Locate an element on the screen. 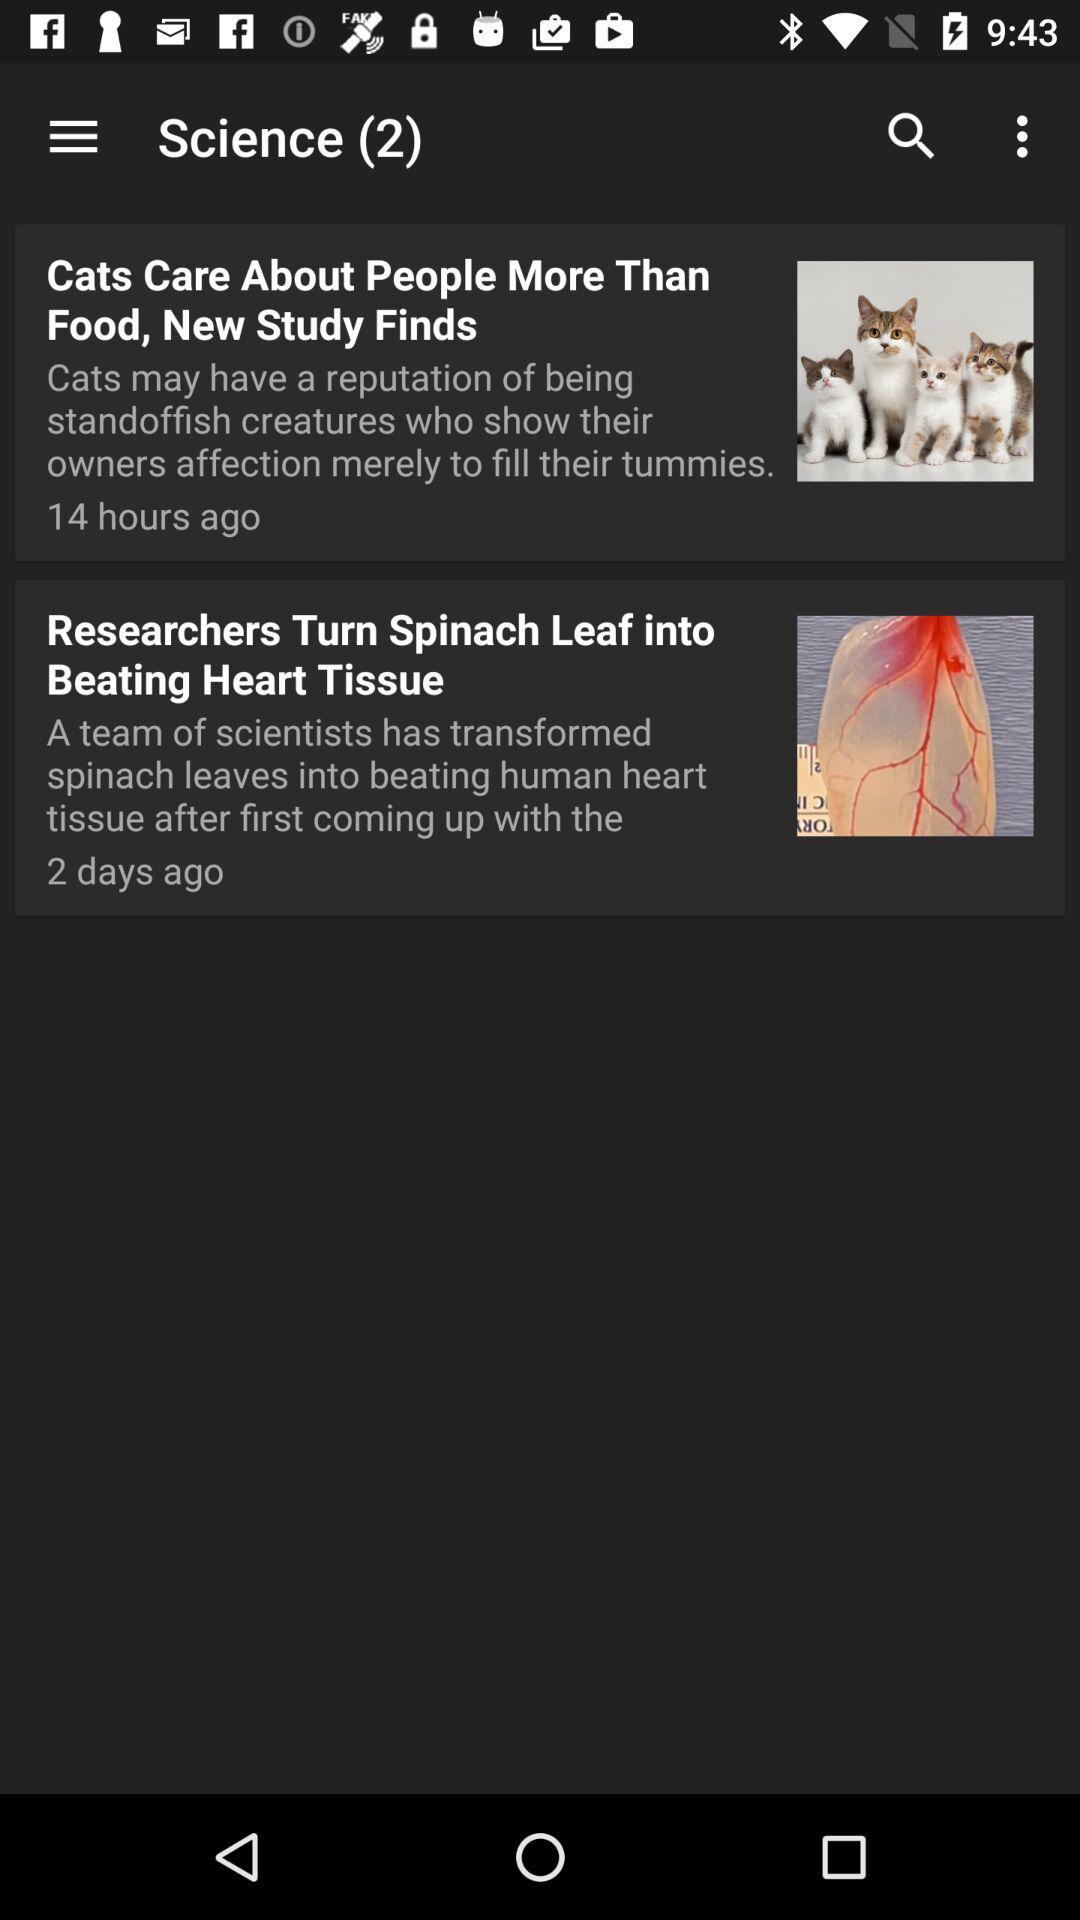 The image size is (1080, 1920). icon to the left of science (2) app is located at coordinates (72, 135).